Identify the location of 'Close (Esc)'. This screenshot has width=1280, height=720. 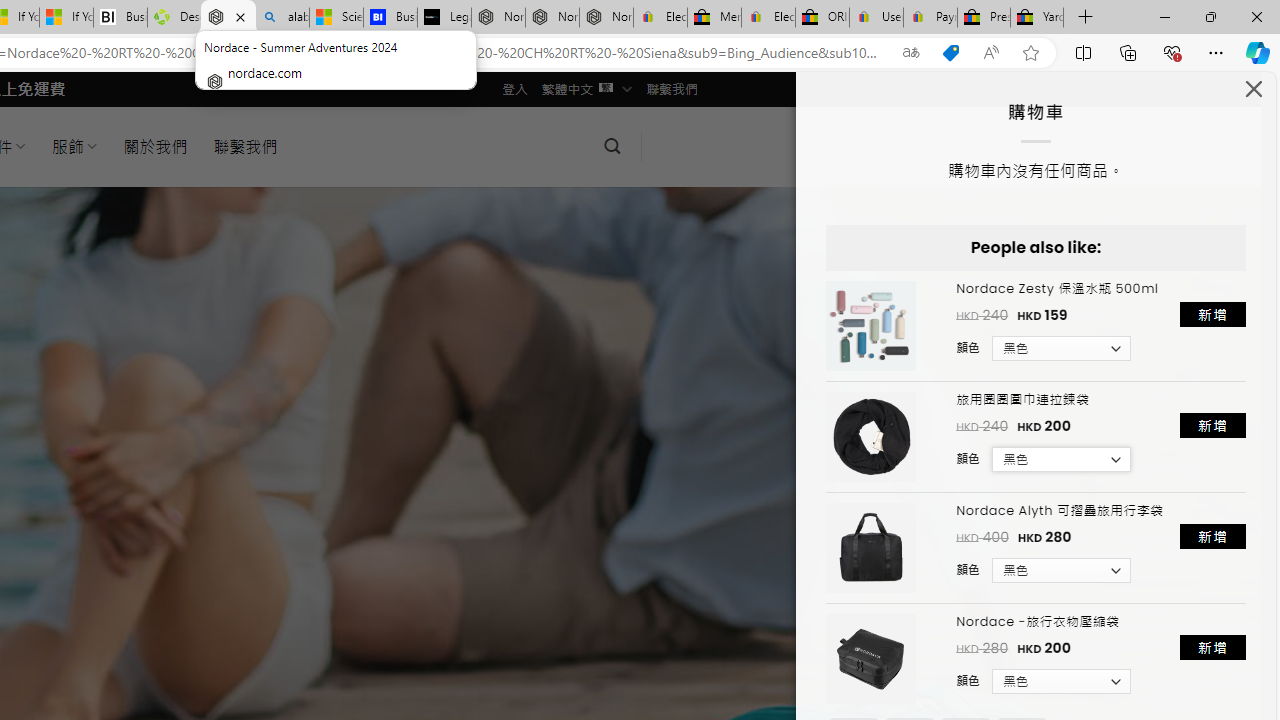
(1252, 93).